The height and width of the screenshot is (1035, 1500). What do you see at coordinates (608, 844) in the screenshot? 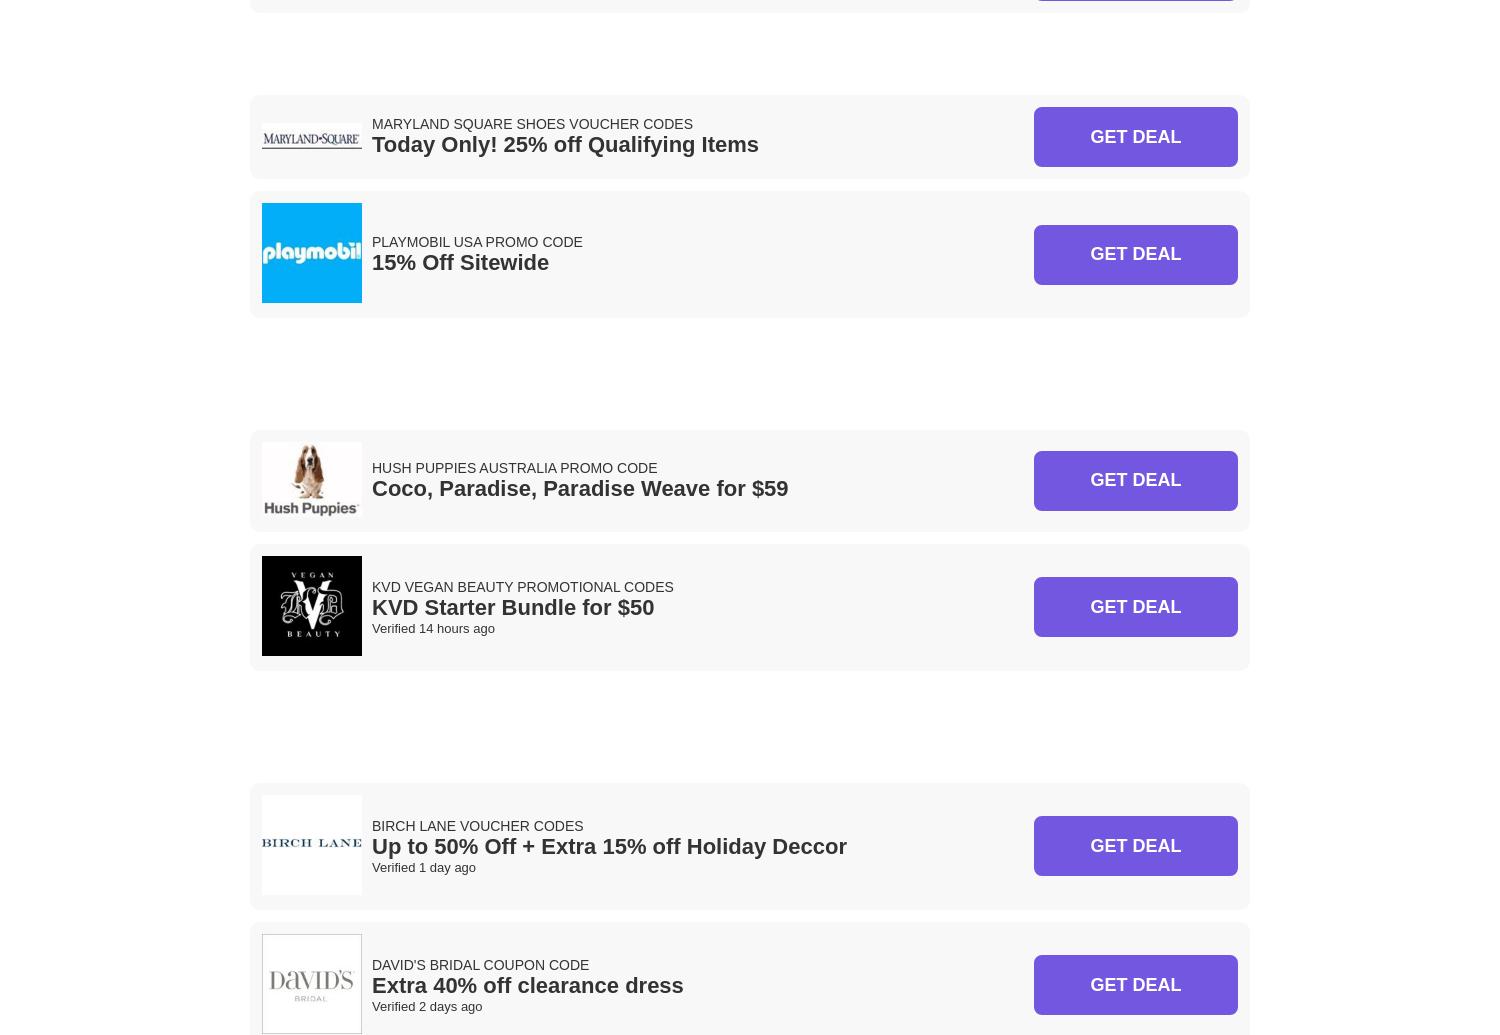
I see `'Up to 50% Off + Extra 15% off Holiday Deccor'` at bounding box center [608, 844].